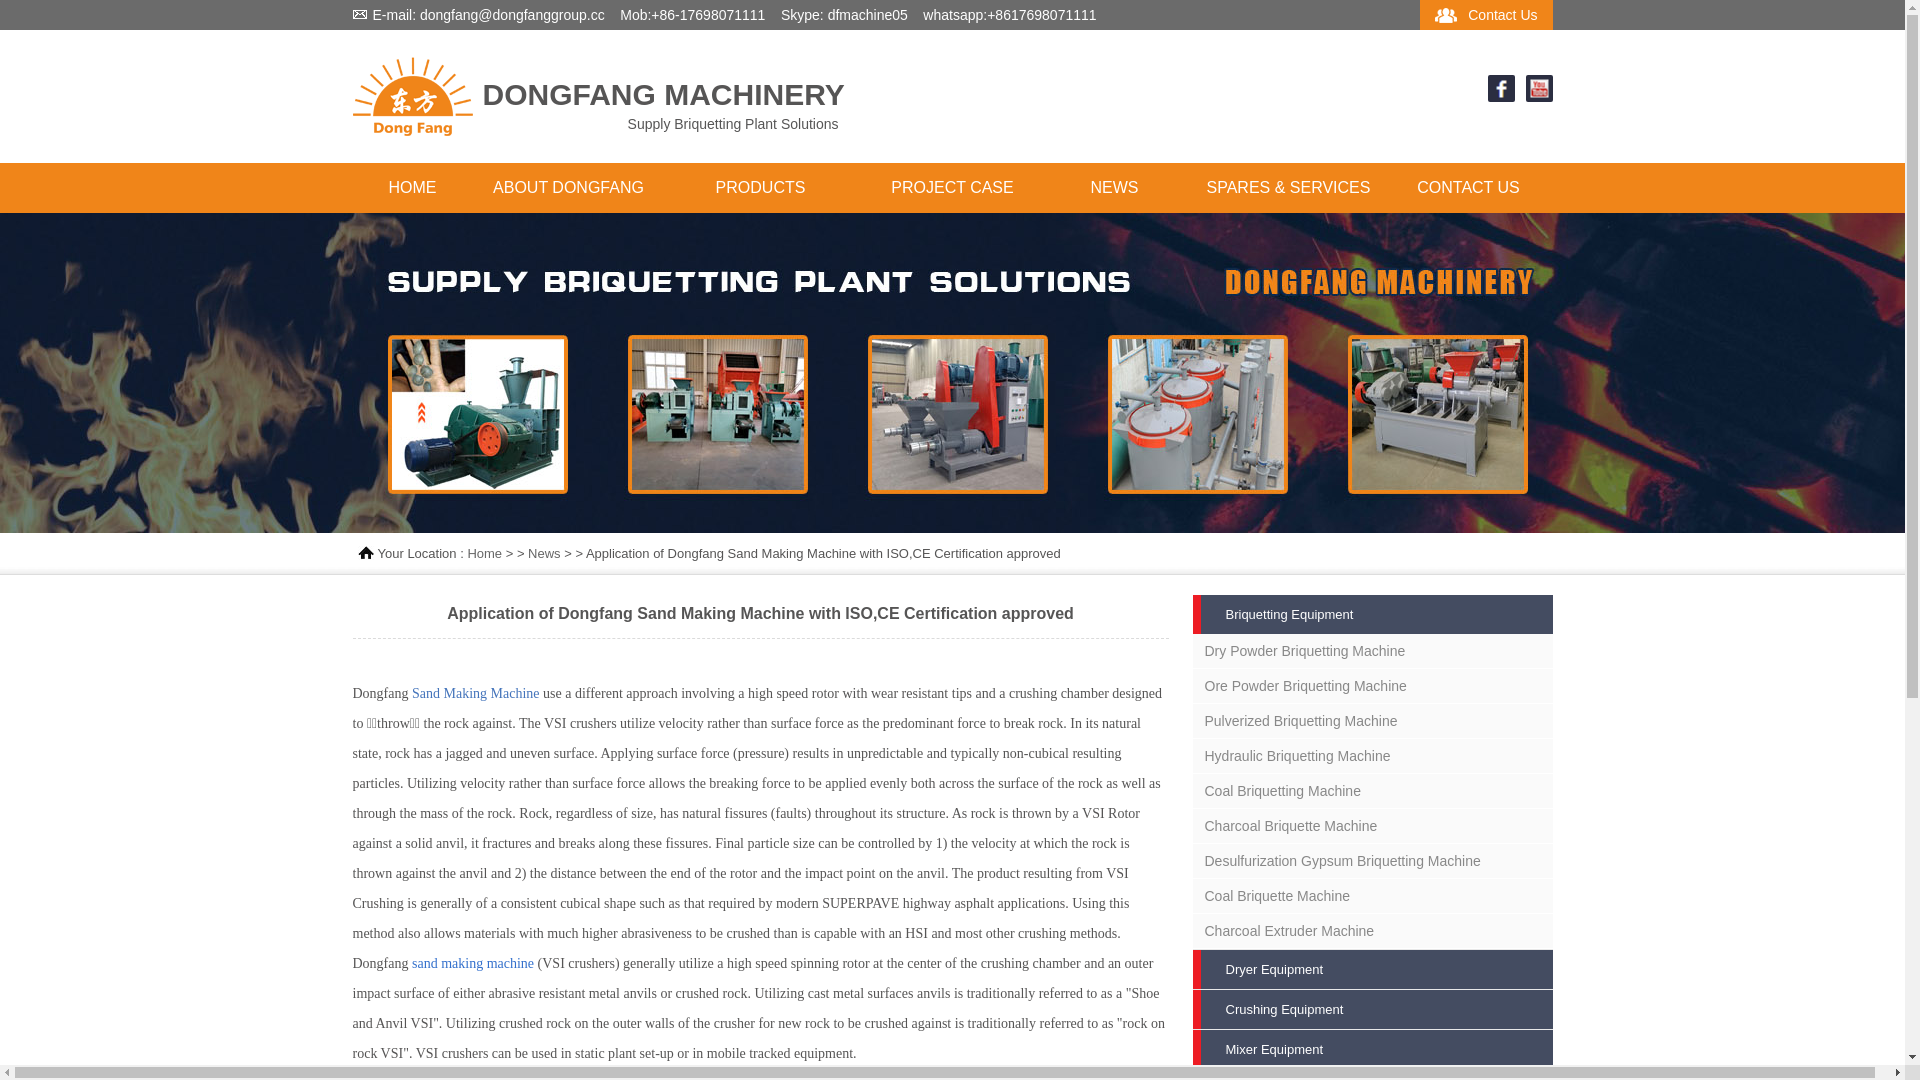  What do you see at coordinates (566, 188) in the screenshot?
I see `'ABOUT DONGFANG'` at bounding box center [566, 188].